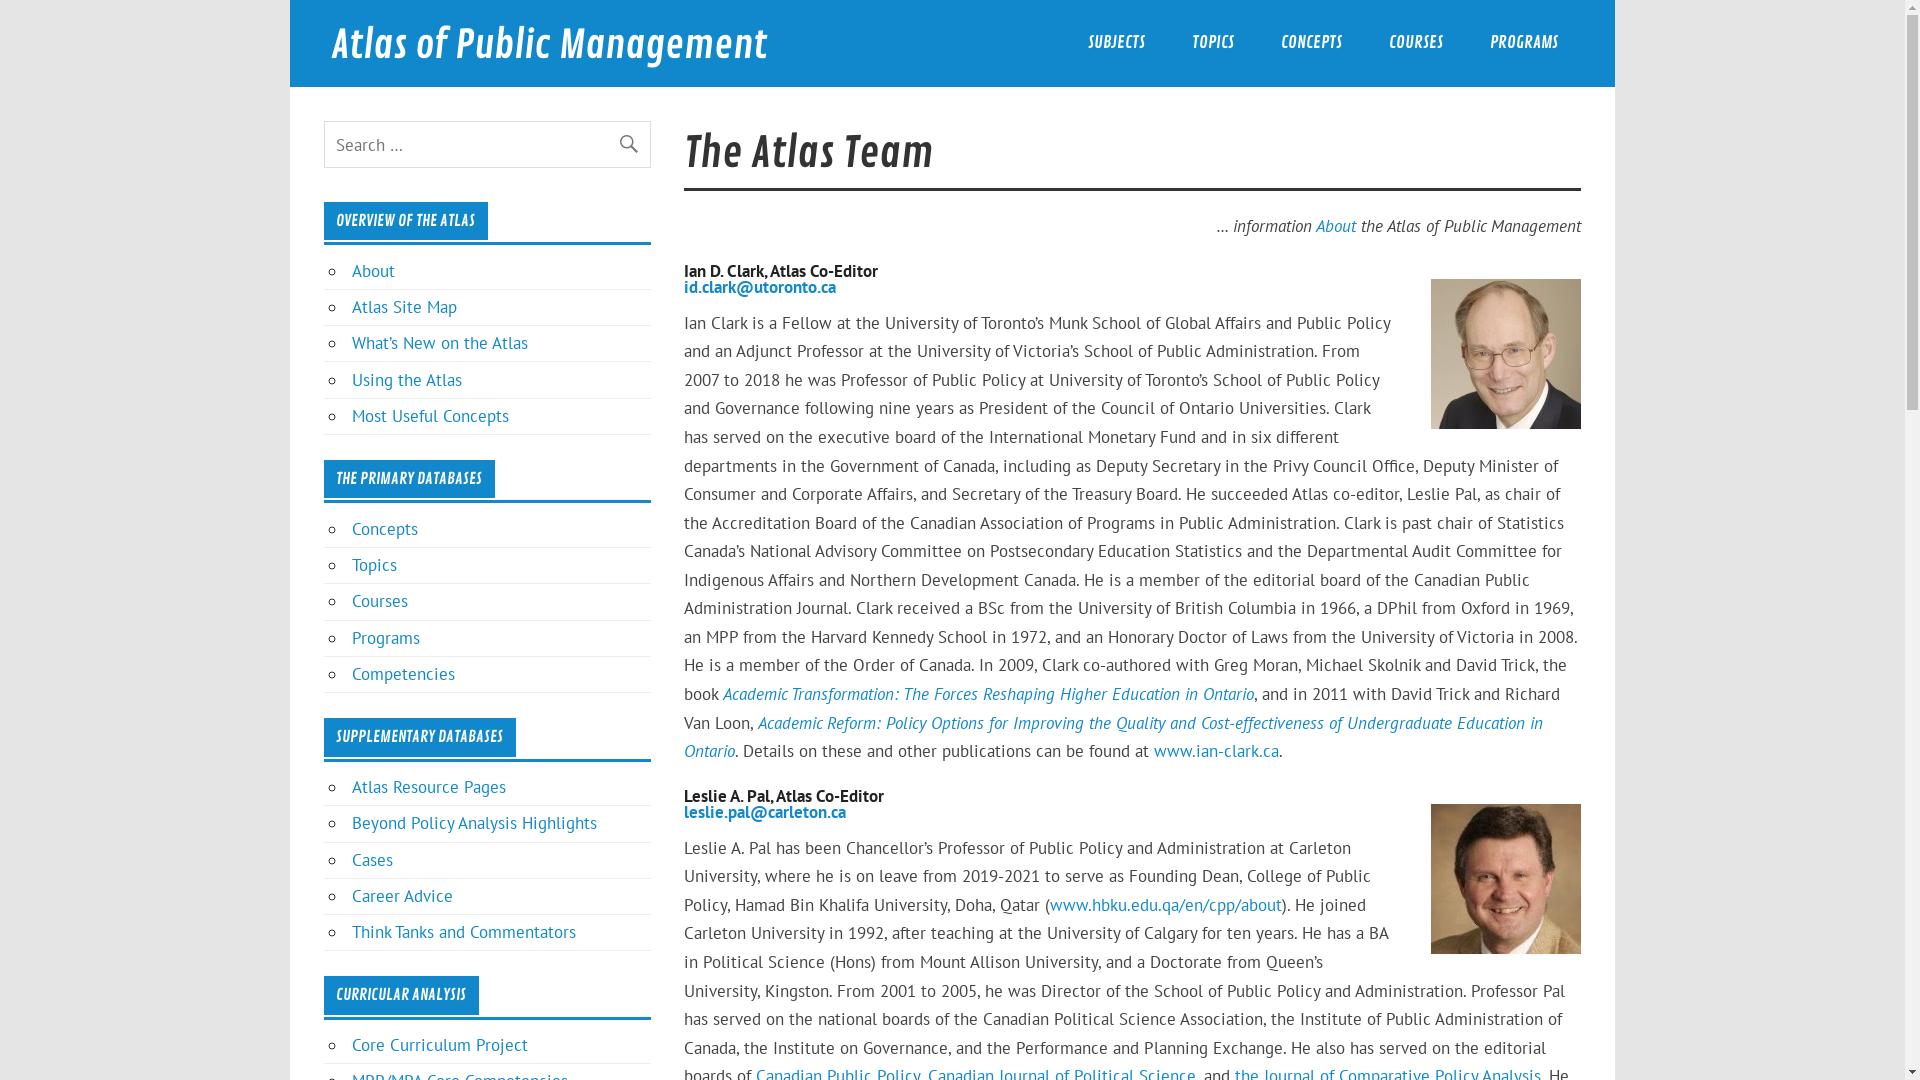 The height and width of the screenshot is (1080, 1920). What do you see at coordinates (403, 307) in the screenshot?
I see `'Atlas Site Map'` at bounding box center [403, 307].